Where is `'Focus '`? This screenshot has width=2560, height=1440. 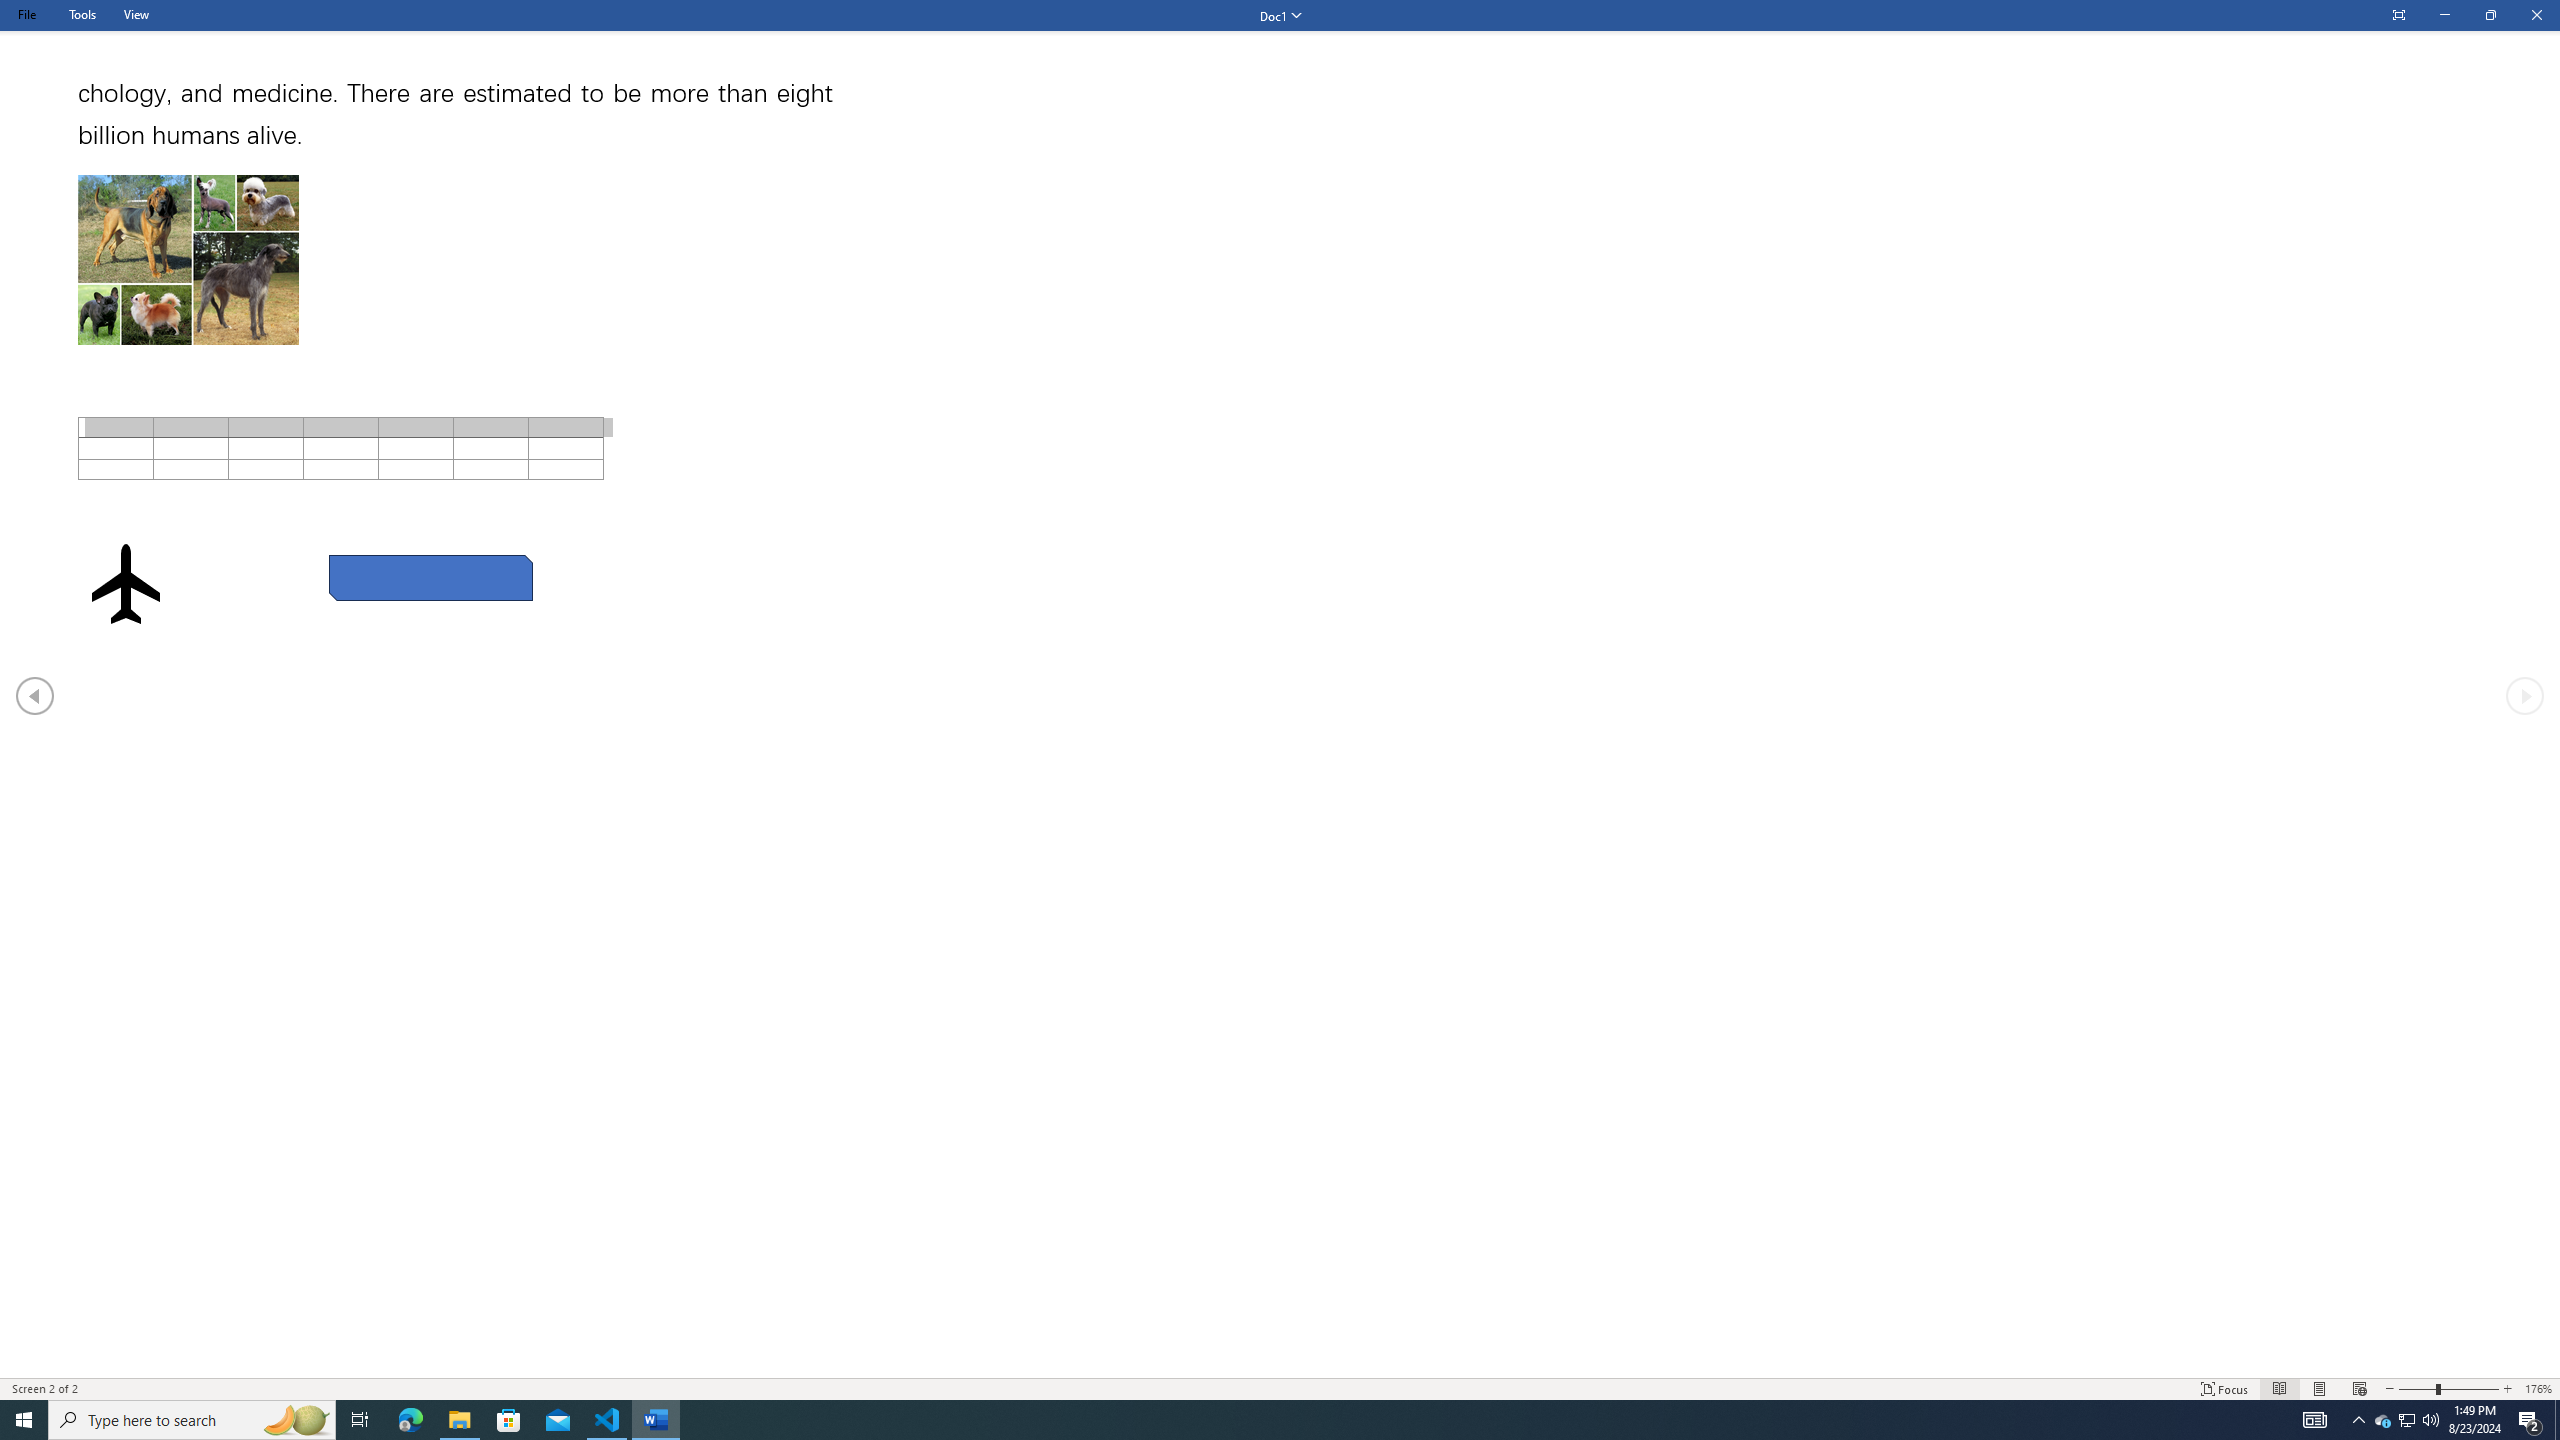
'Focus ' is located at coordinates (2225, 1389).